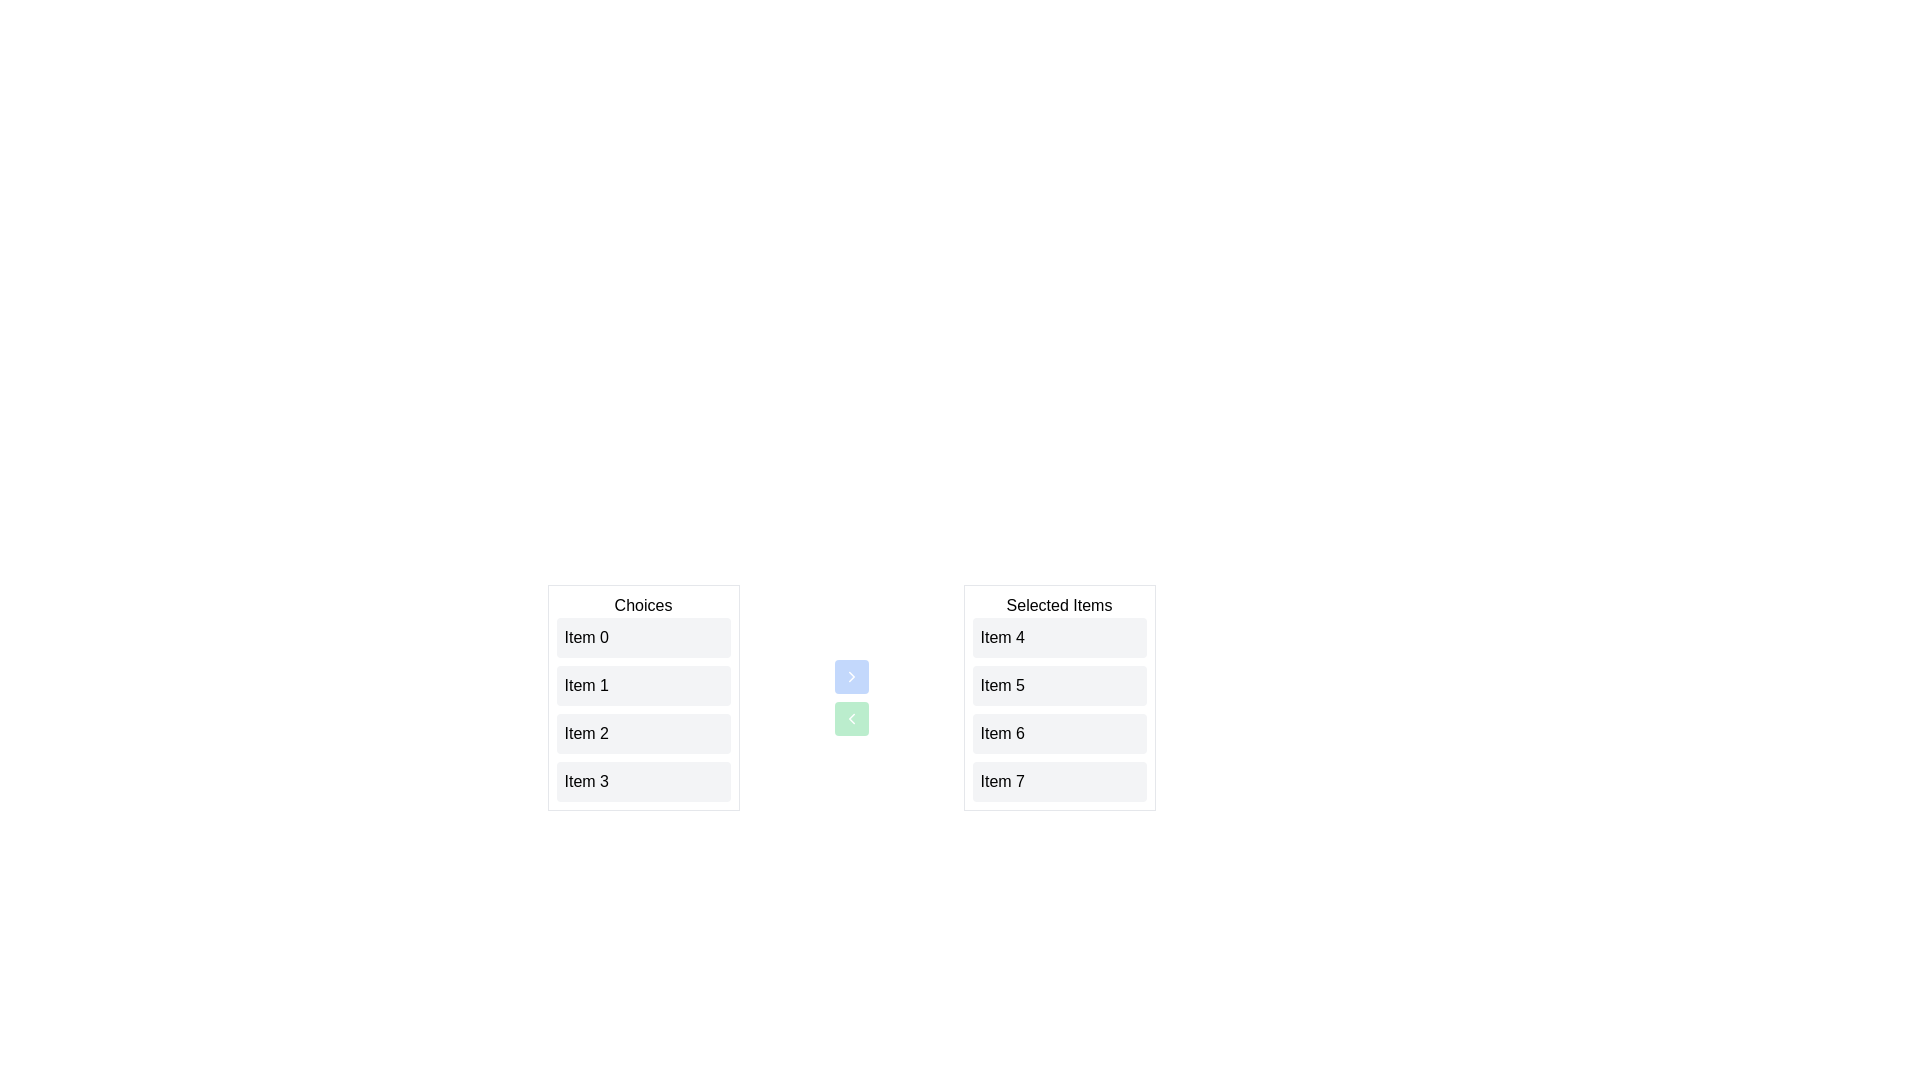  What do you see at coordinates (585, 781) in the screenshot?
I see `the Text Label displaying the item's name, which is the fourth entry in the 'Choices' section located on the left side of the interface, positioned below 'Item 2'` at bounding box center [585, 781].